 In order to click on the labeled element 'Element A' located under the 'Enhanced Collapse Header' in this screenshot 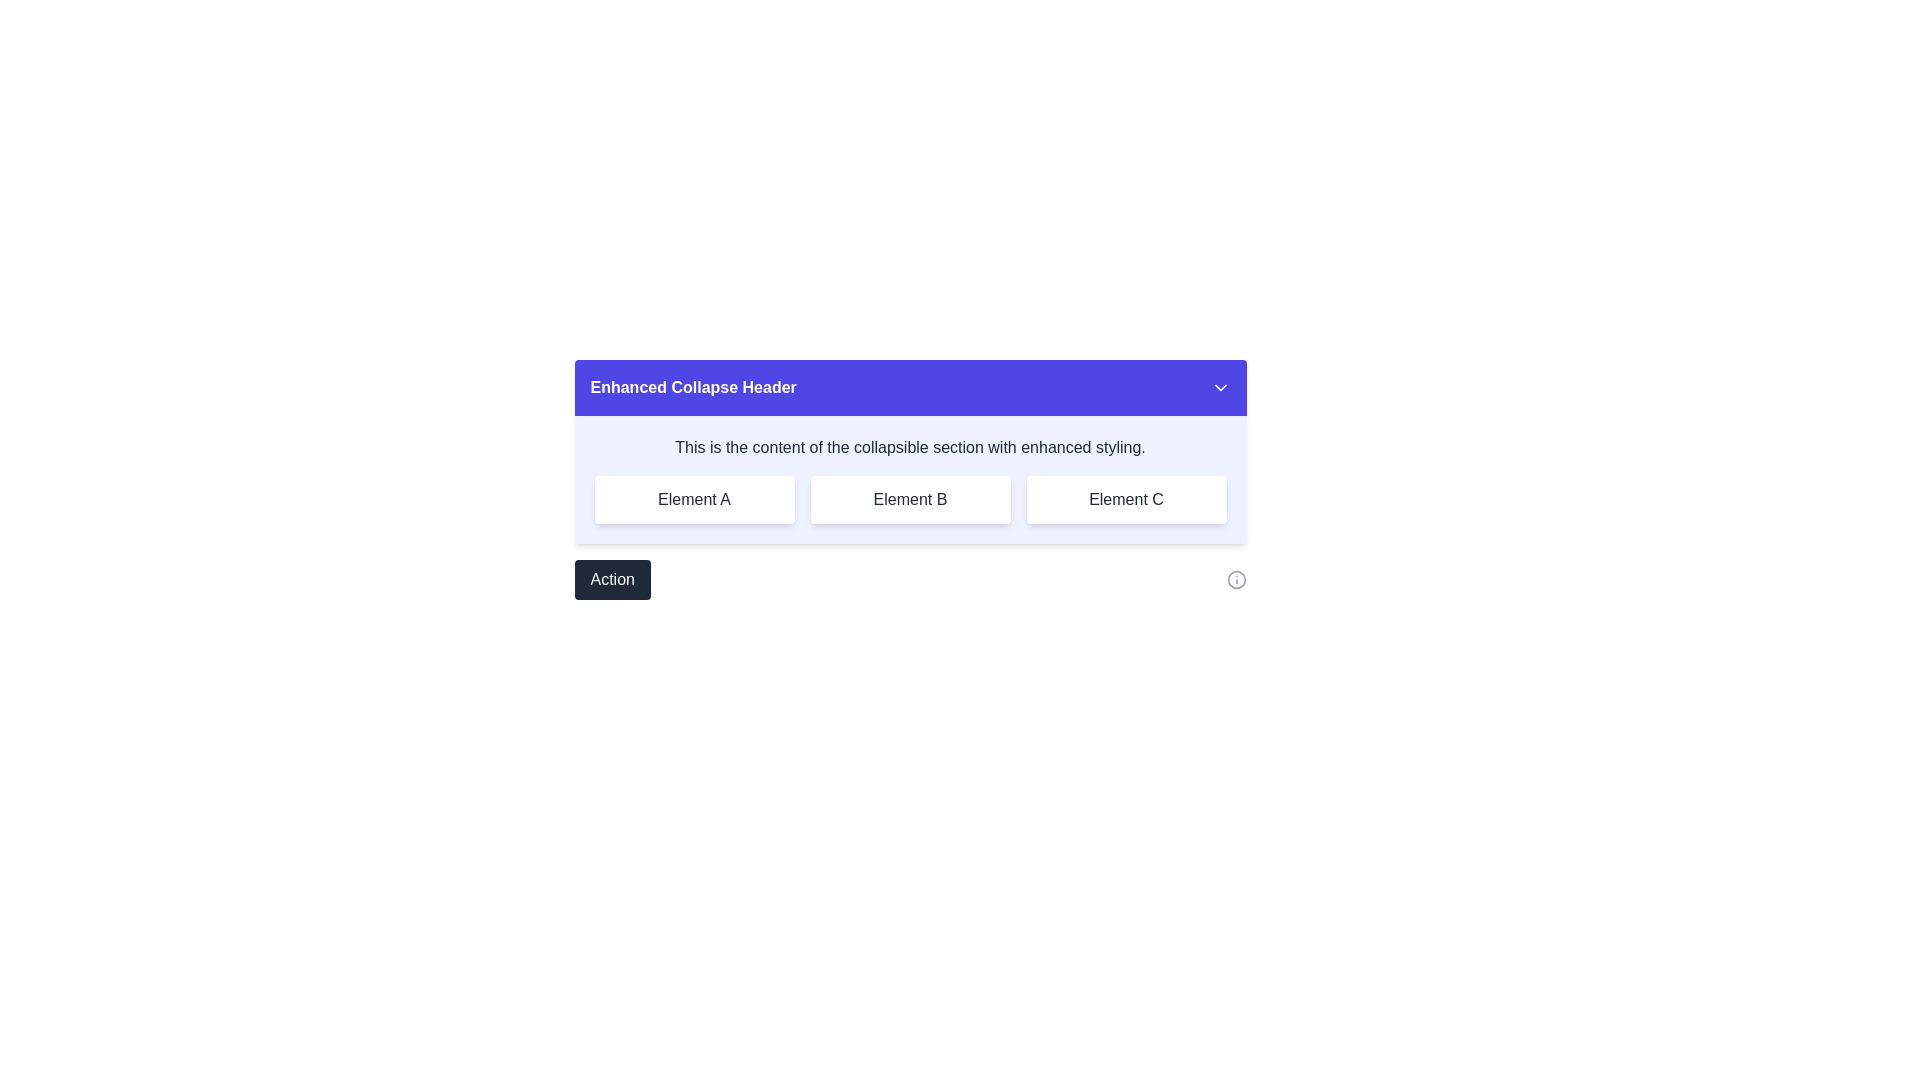, I will do `click(694, 499)`.